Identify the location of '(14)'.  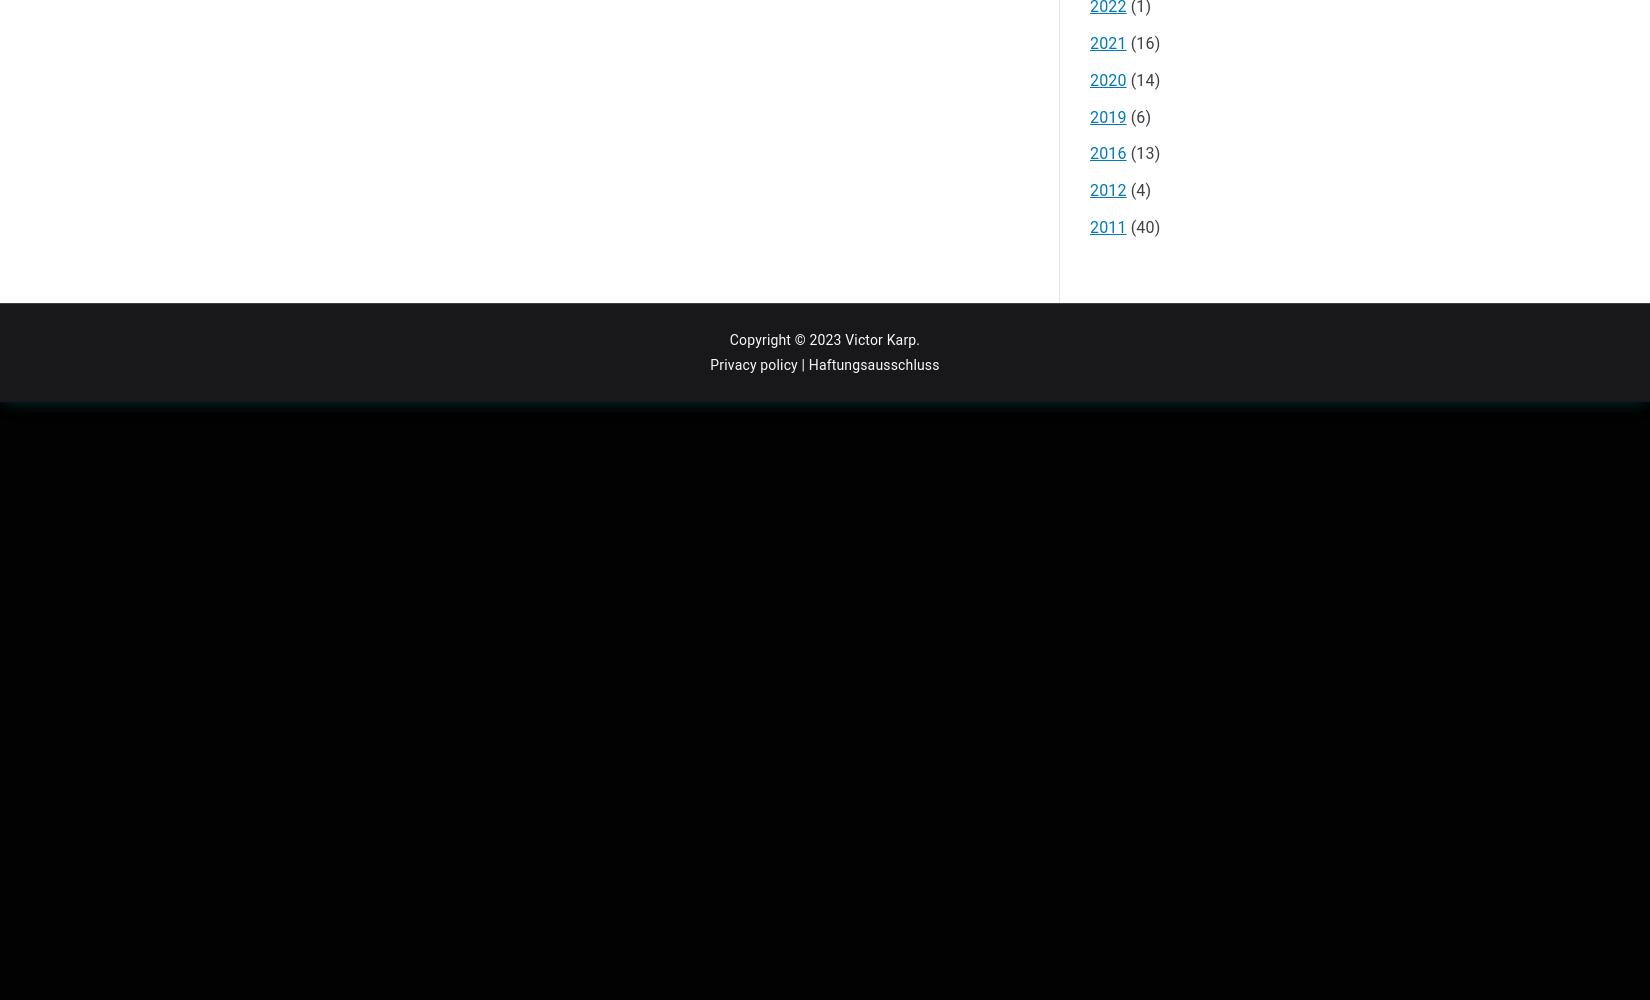
(1142, 78).